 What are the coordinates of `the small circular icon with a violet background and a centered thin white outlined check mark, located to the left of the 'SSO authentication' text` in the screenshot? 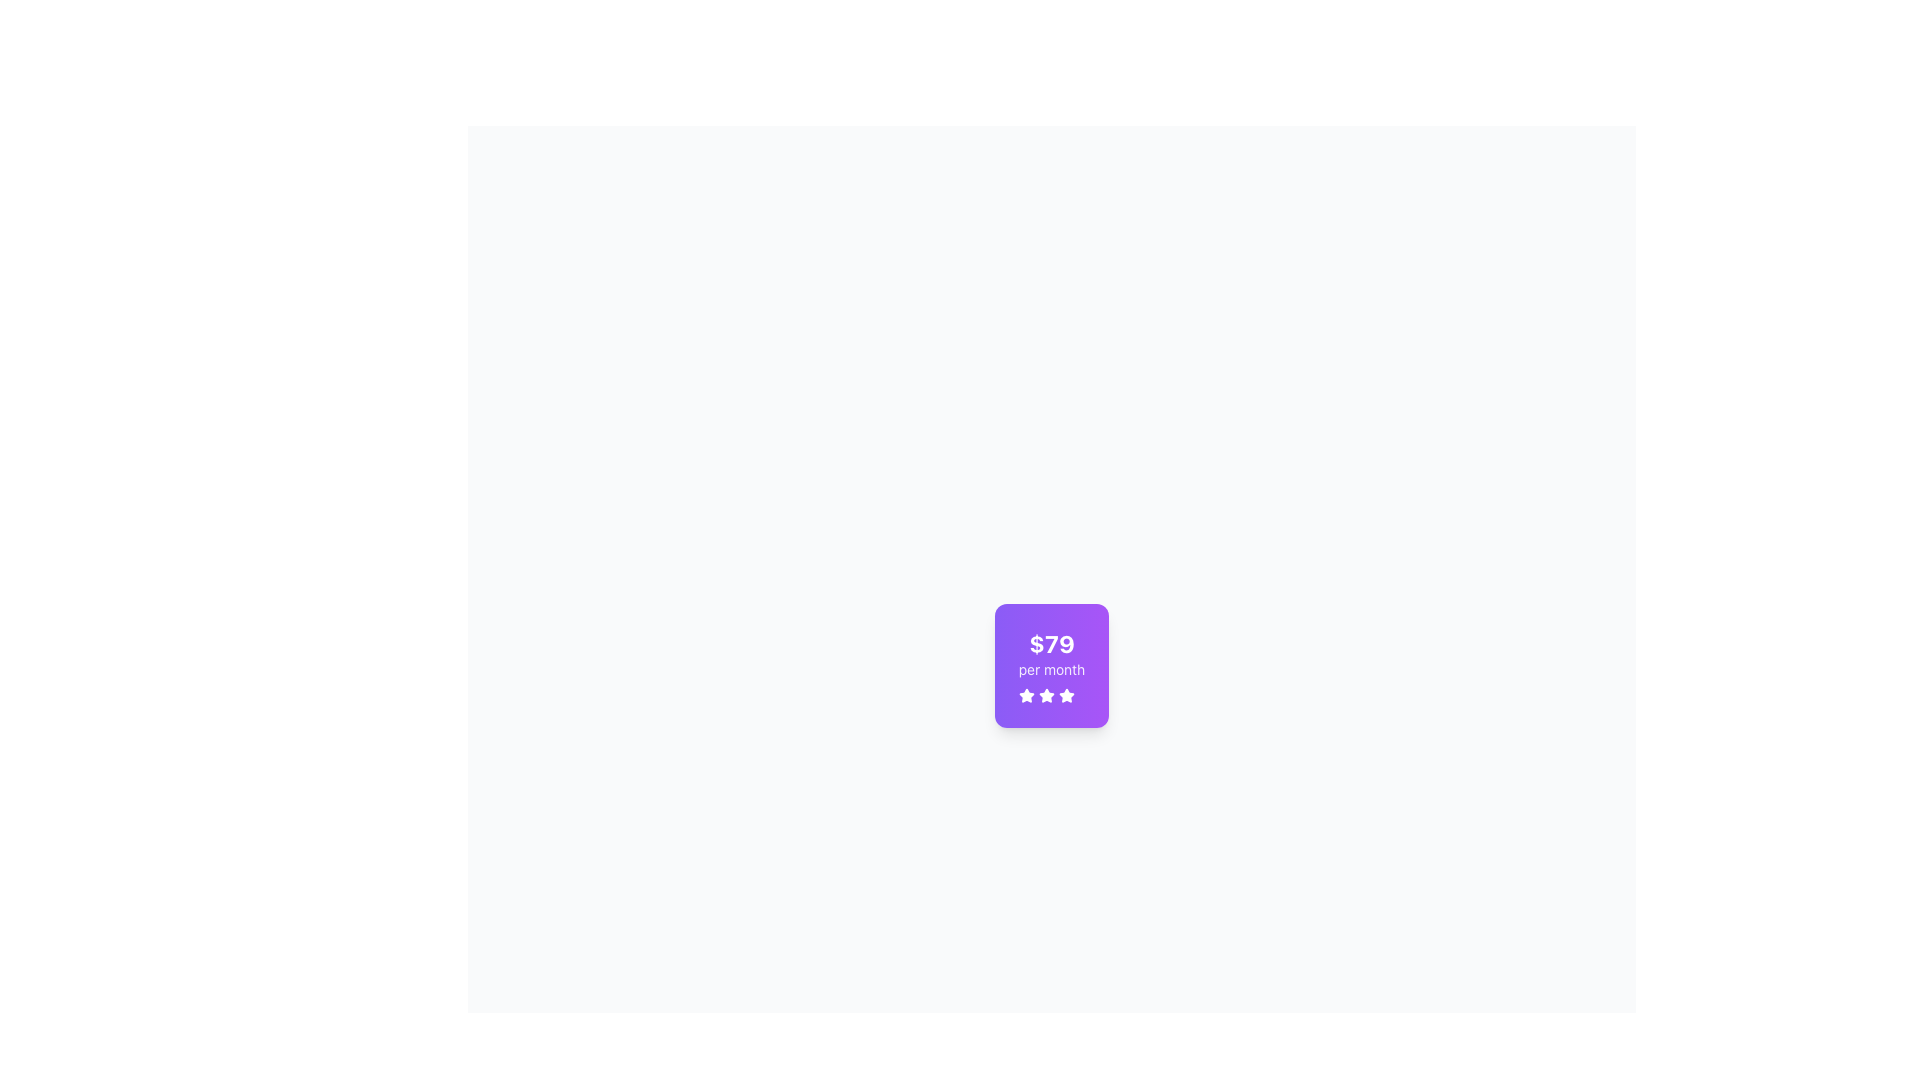 It's located at (712, 1025).